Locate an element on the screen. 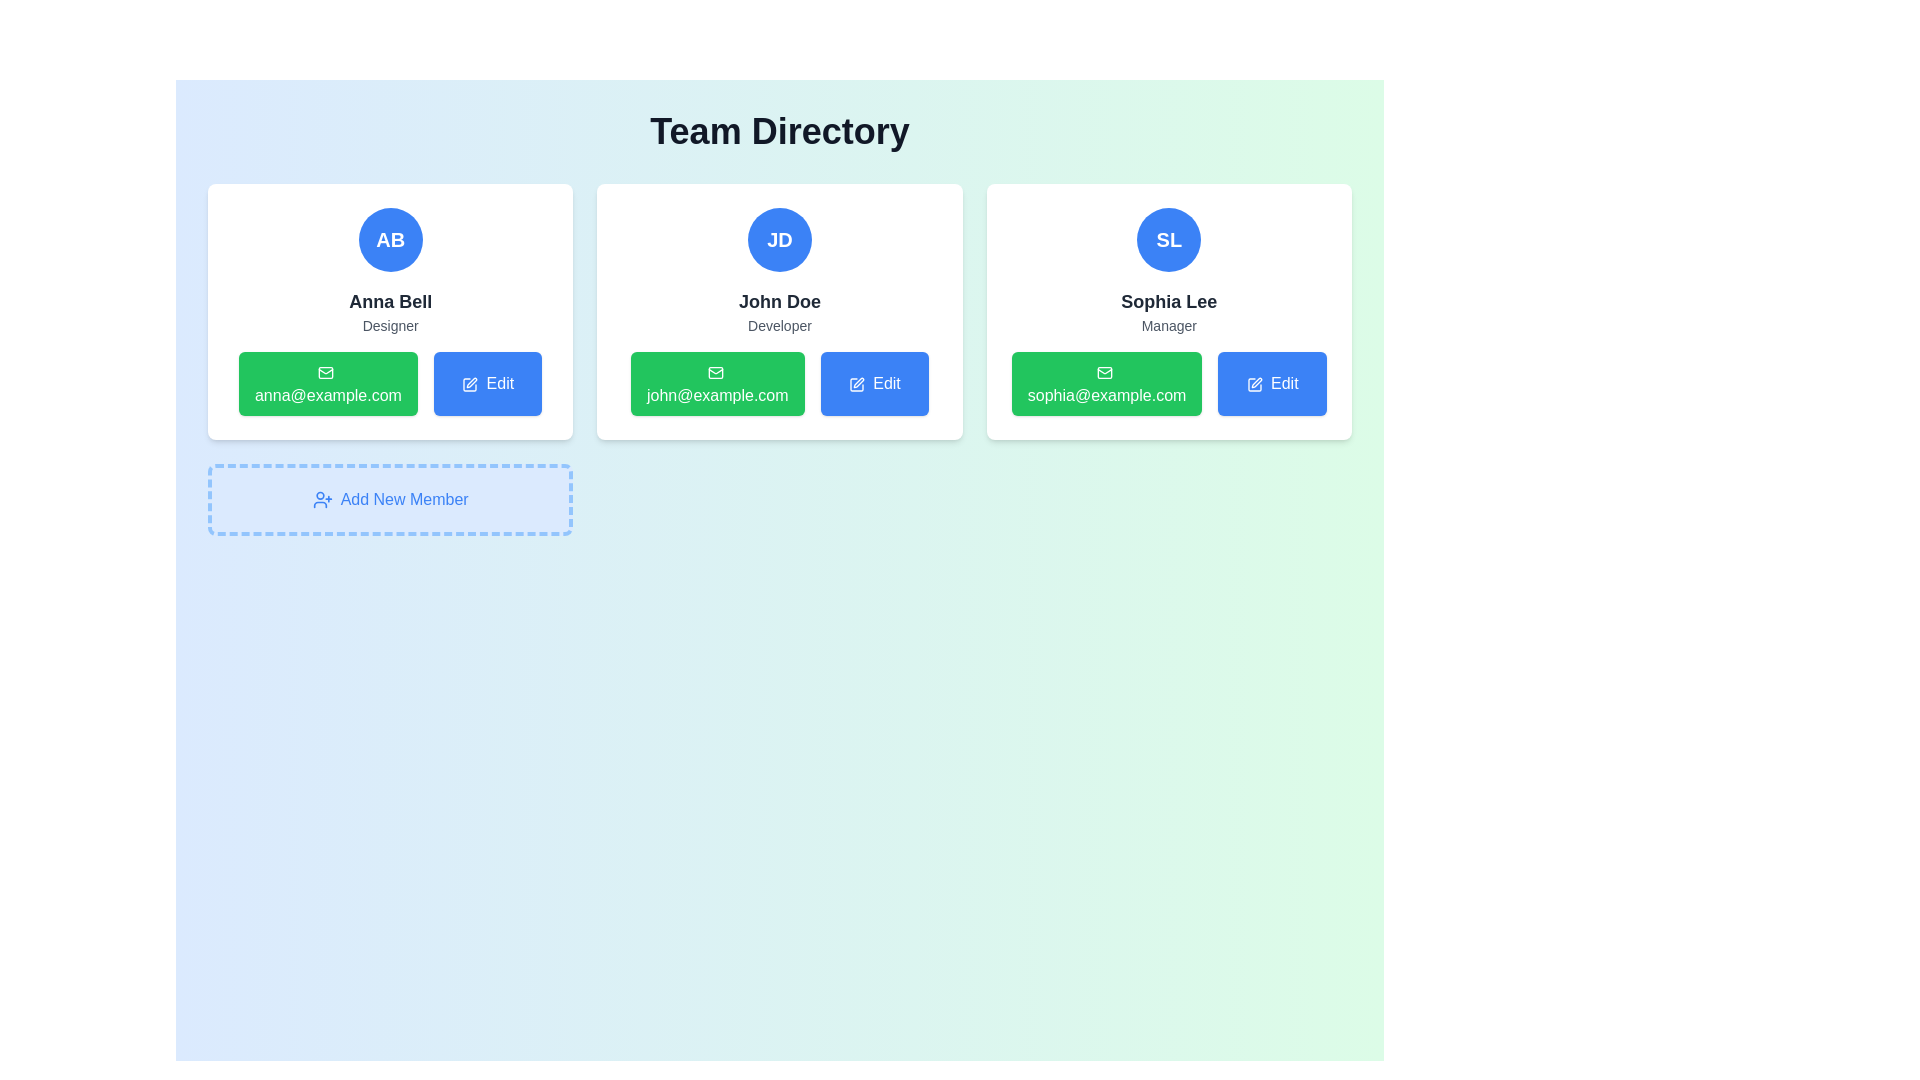  the text label displaying the name 'John Doe' located at the top center of the second card from the left, which is positioned below a circular avatar with initials 'JD' is located at coordinates (778, 301).